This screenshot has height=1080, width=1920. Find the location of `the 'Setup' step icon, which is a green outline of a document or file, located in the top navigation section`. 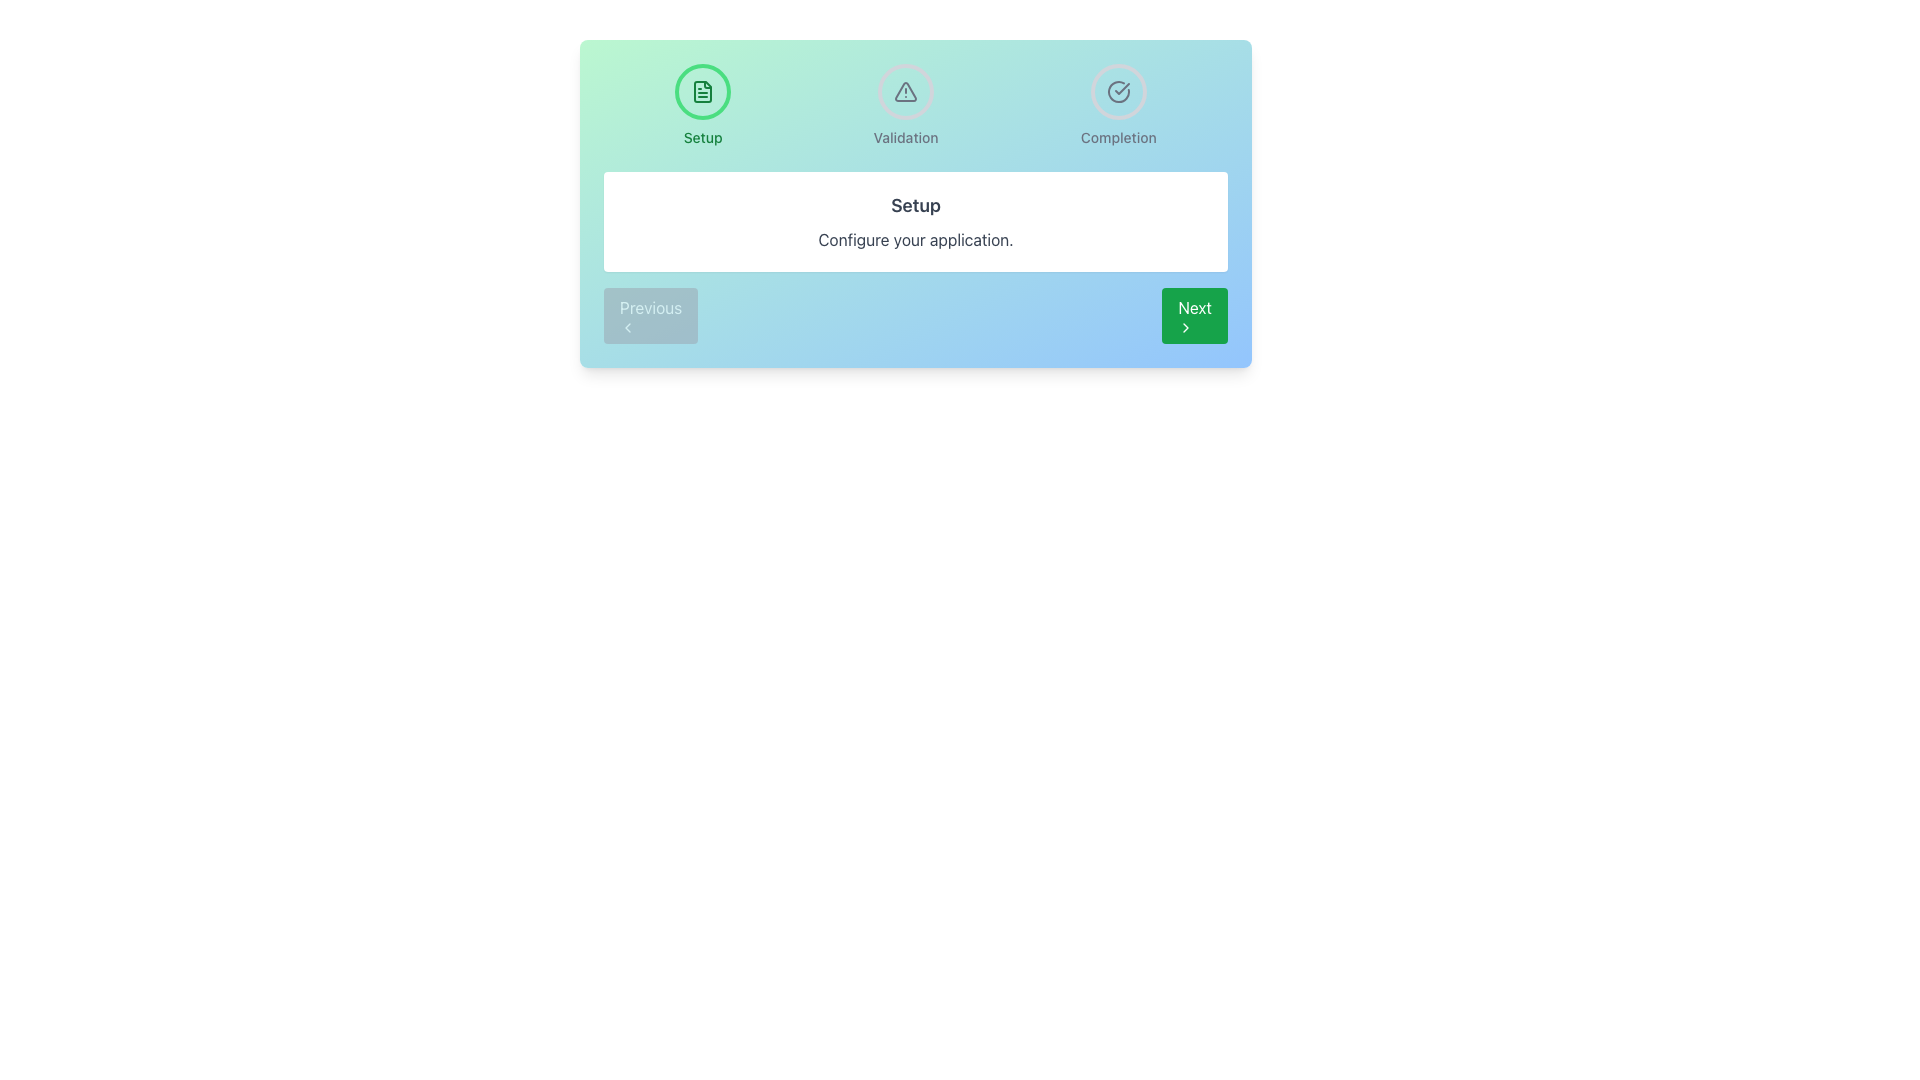

the 'Setup' step icon, which is a green outline of a document or file, located in the top navigation section is located at coordinates (703, 92).